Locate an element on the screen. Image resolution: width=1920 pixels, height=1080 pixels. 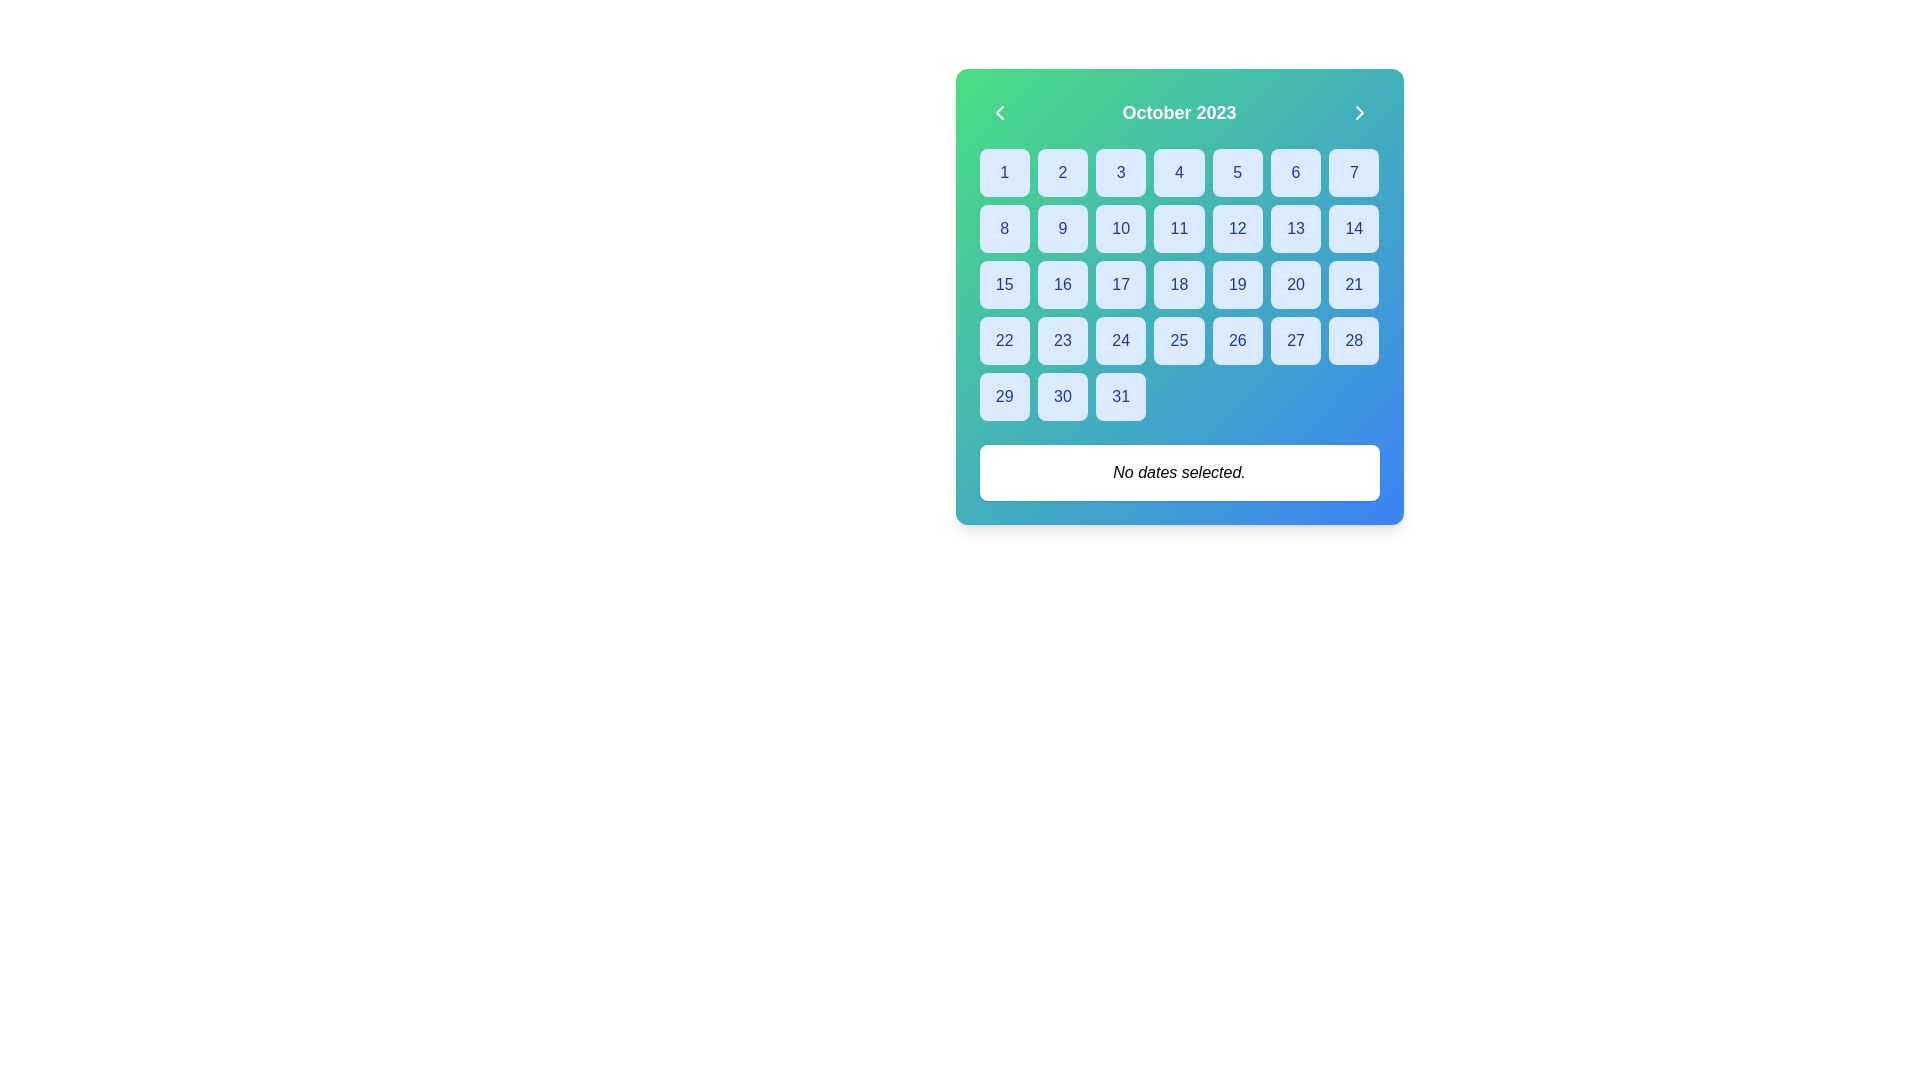
the square button with rounded borders displaying the number '5' in bold blue text to change its background color is located at coordinates (1236, 172).